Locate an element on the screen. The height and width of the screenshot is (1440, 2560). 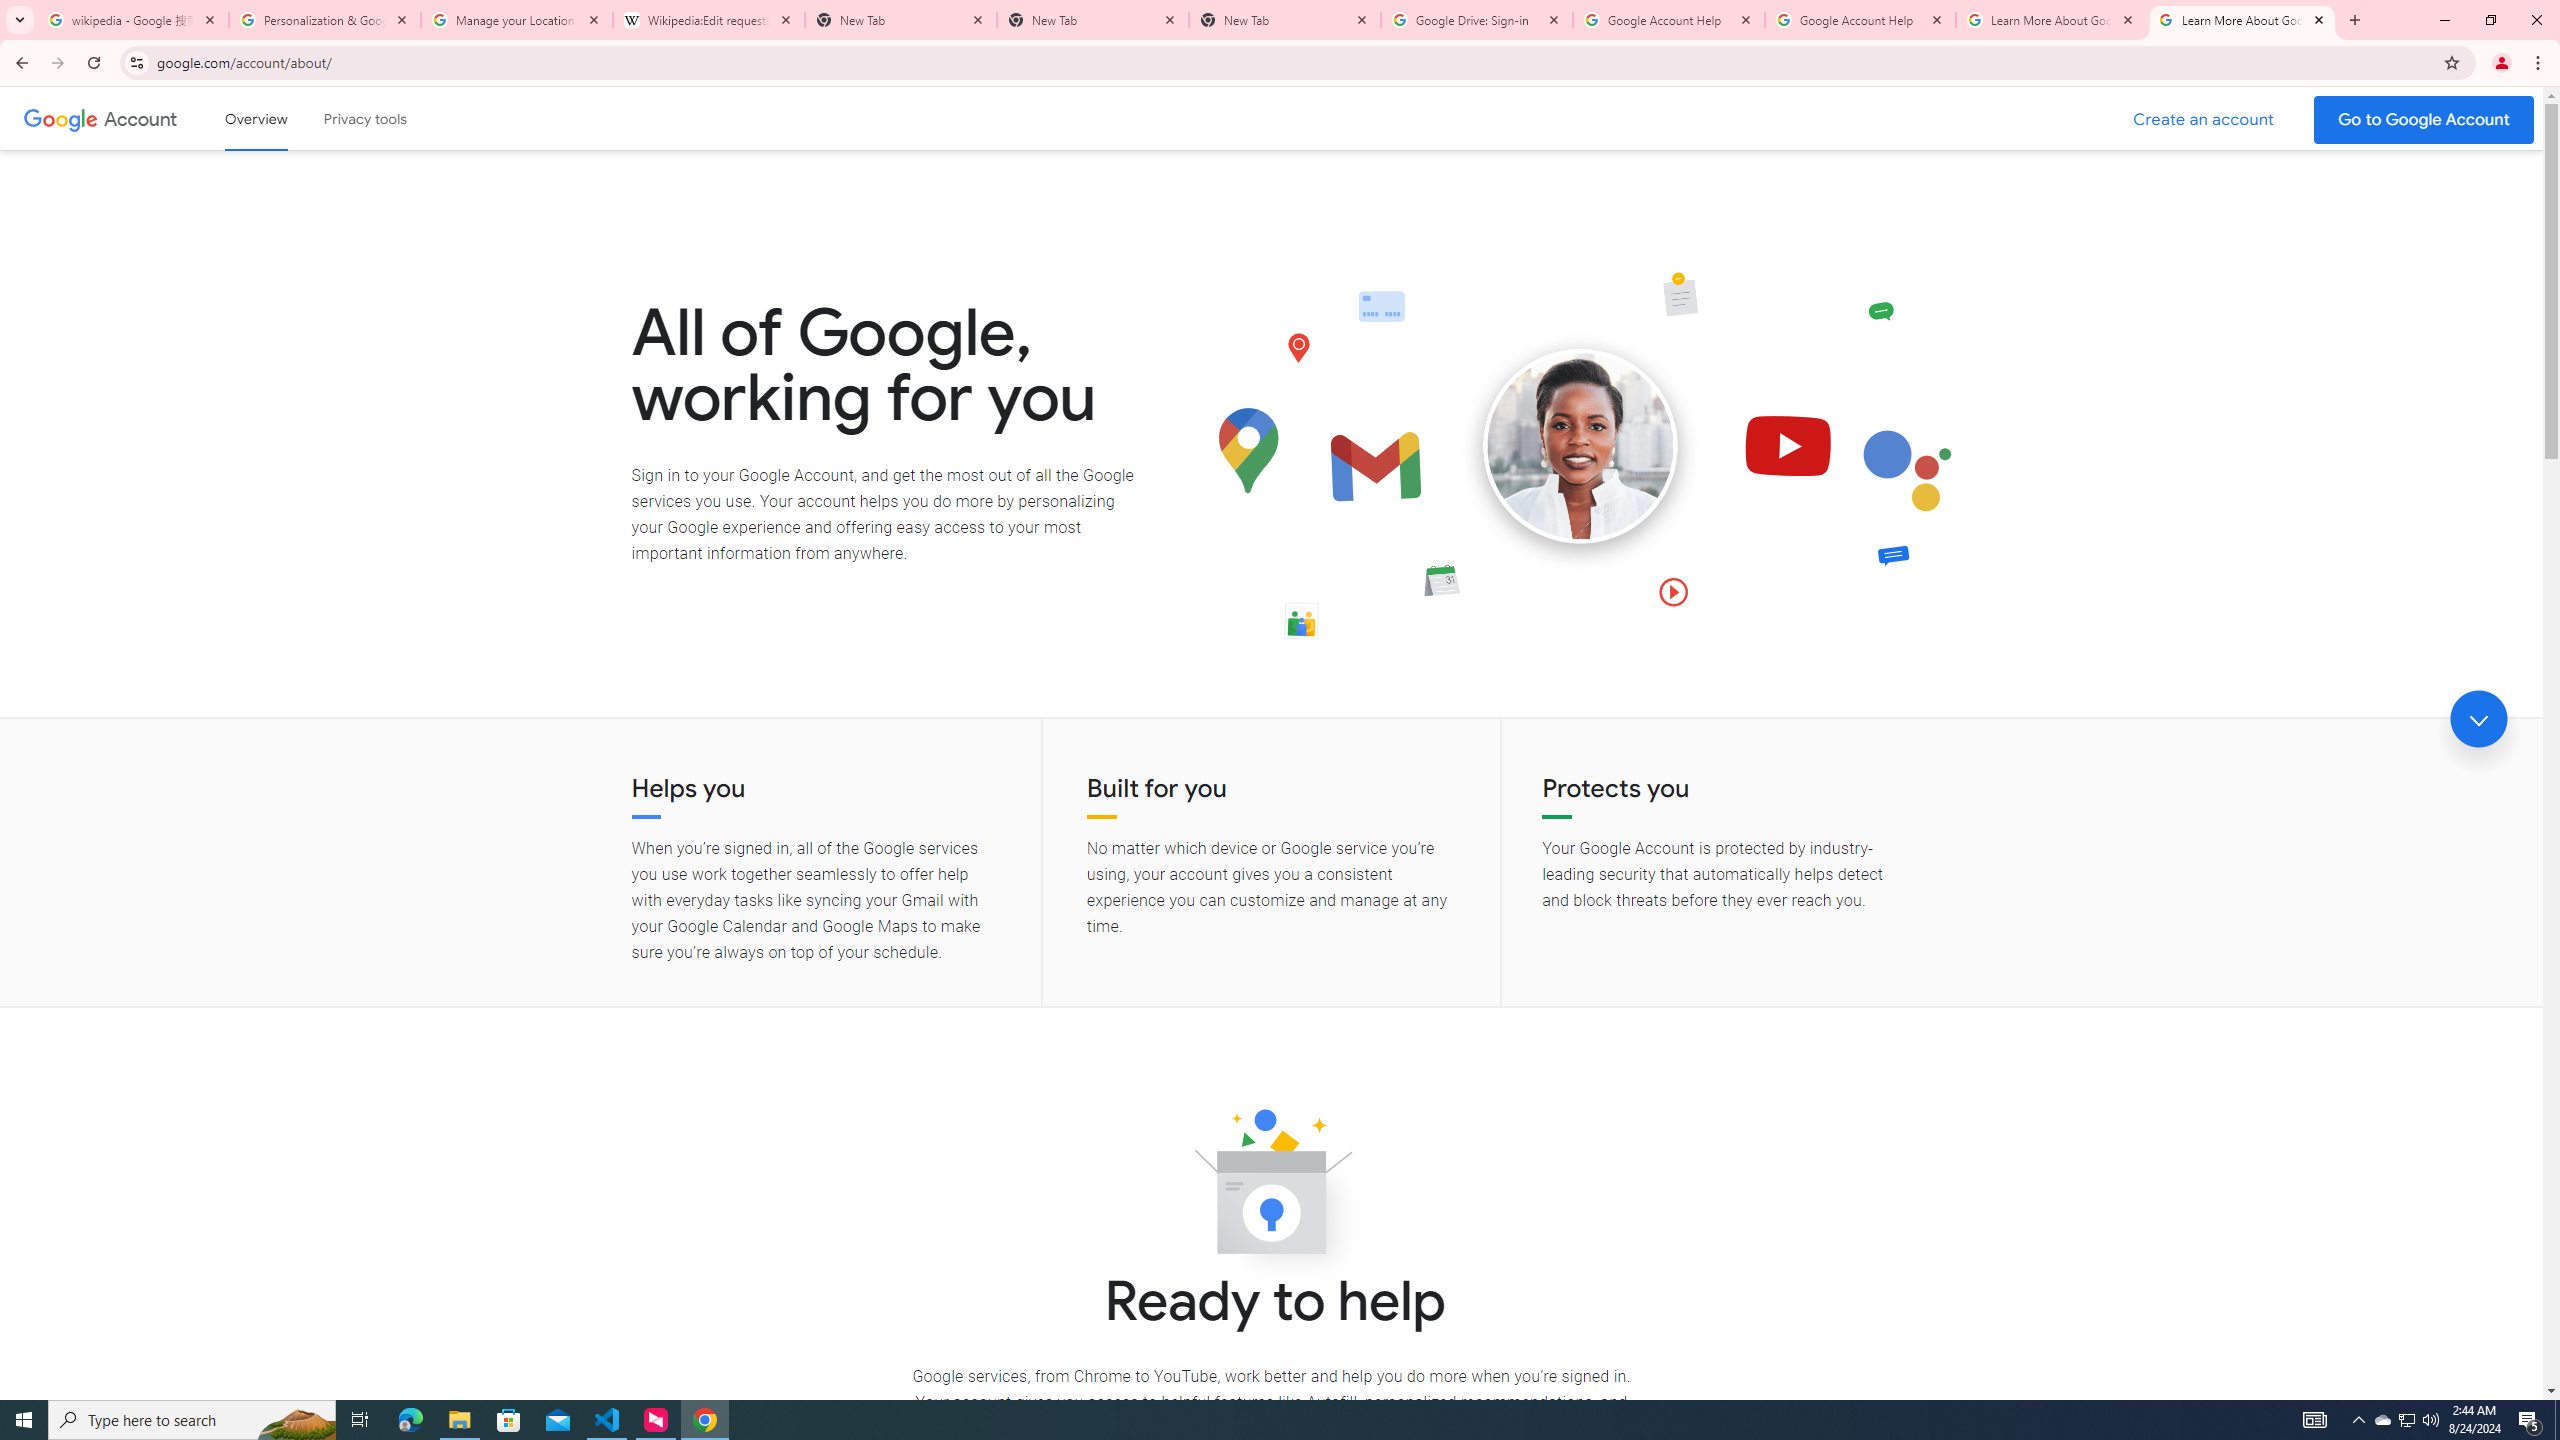
'Wikipedia:Edit requests - Wikipedia' is located at coordinates (709, 19).